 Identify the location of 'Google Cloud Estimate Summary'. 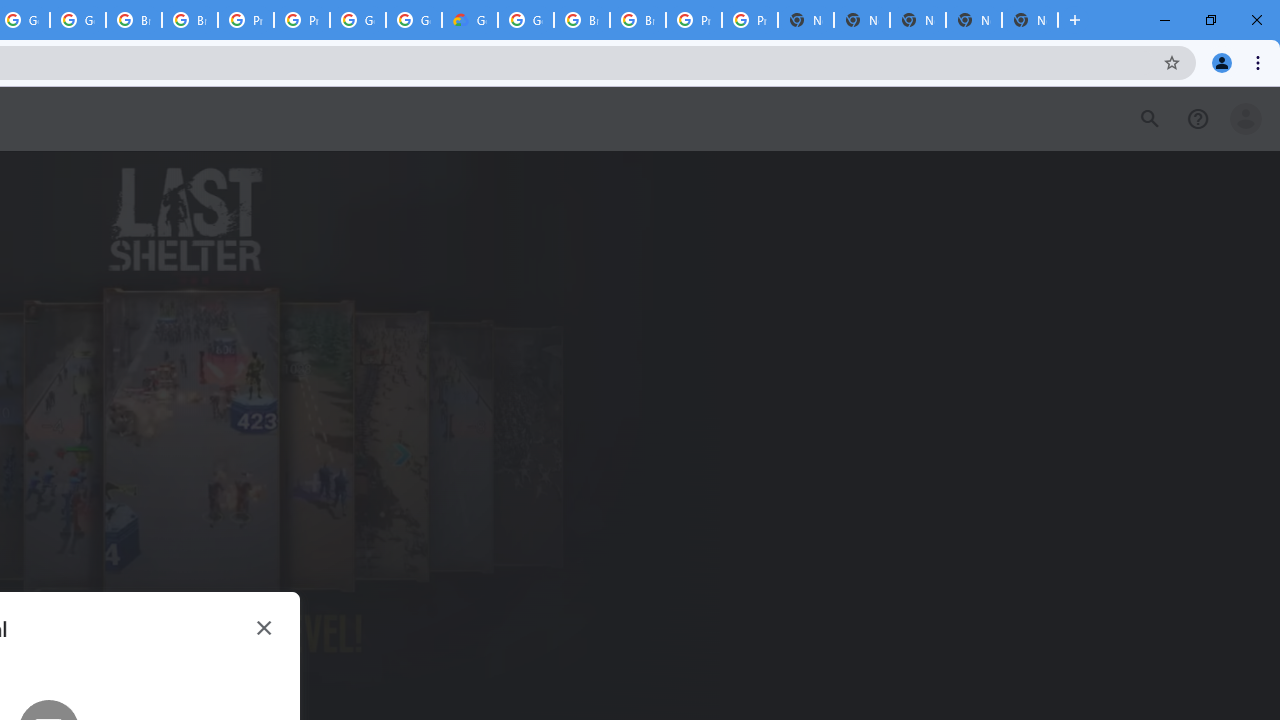
(468, 20).